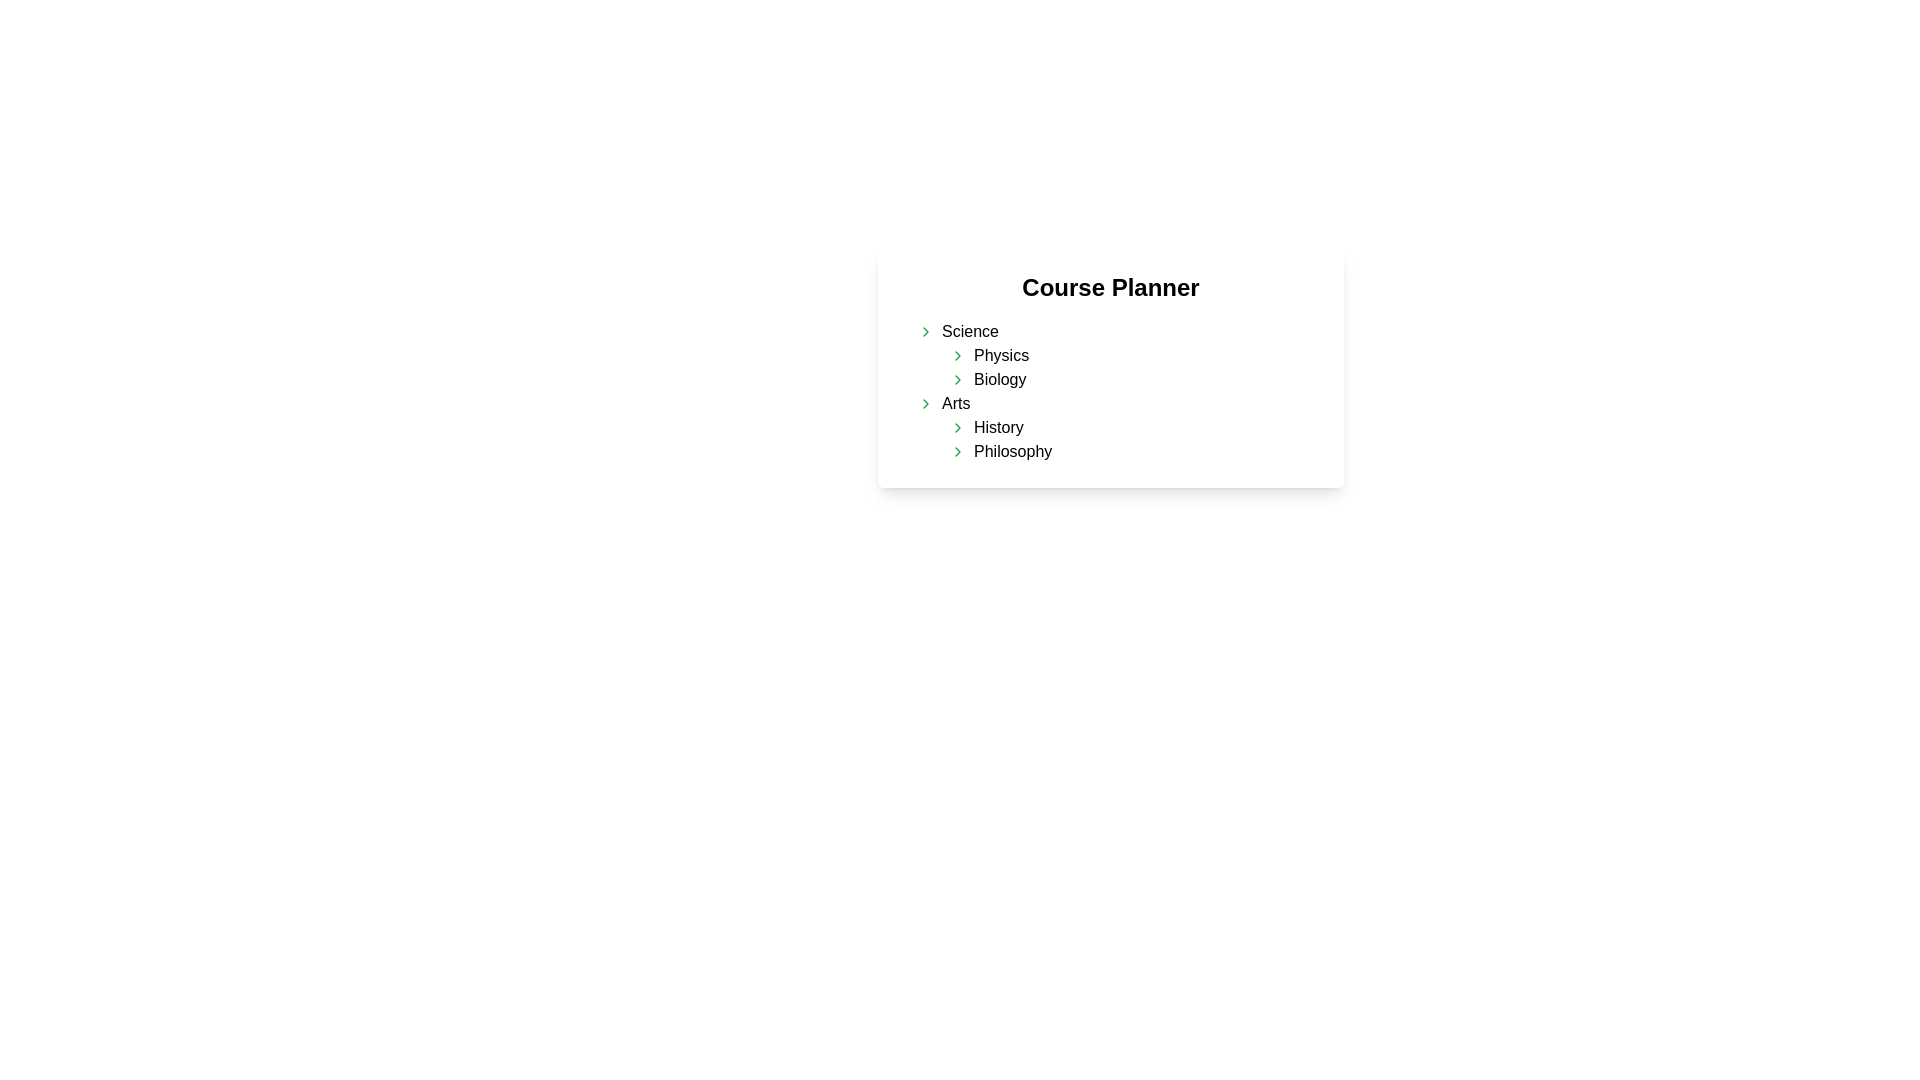 The width and height of the screenshot is (1920, 1080). Describe the element at coordinates (1000, 380) in the screenshot. I see `the 'Biology' label, which is styled in black, regular, sans-serif font and is located to the right of a green chevron icon under the 'Science' section of the 'Course Planner'` at that location.